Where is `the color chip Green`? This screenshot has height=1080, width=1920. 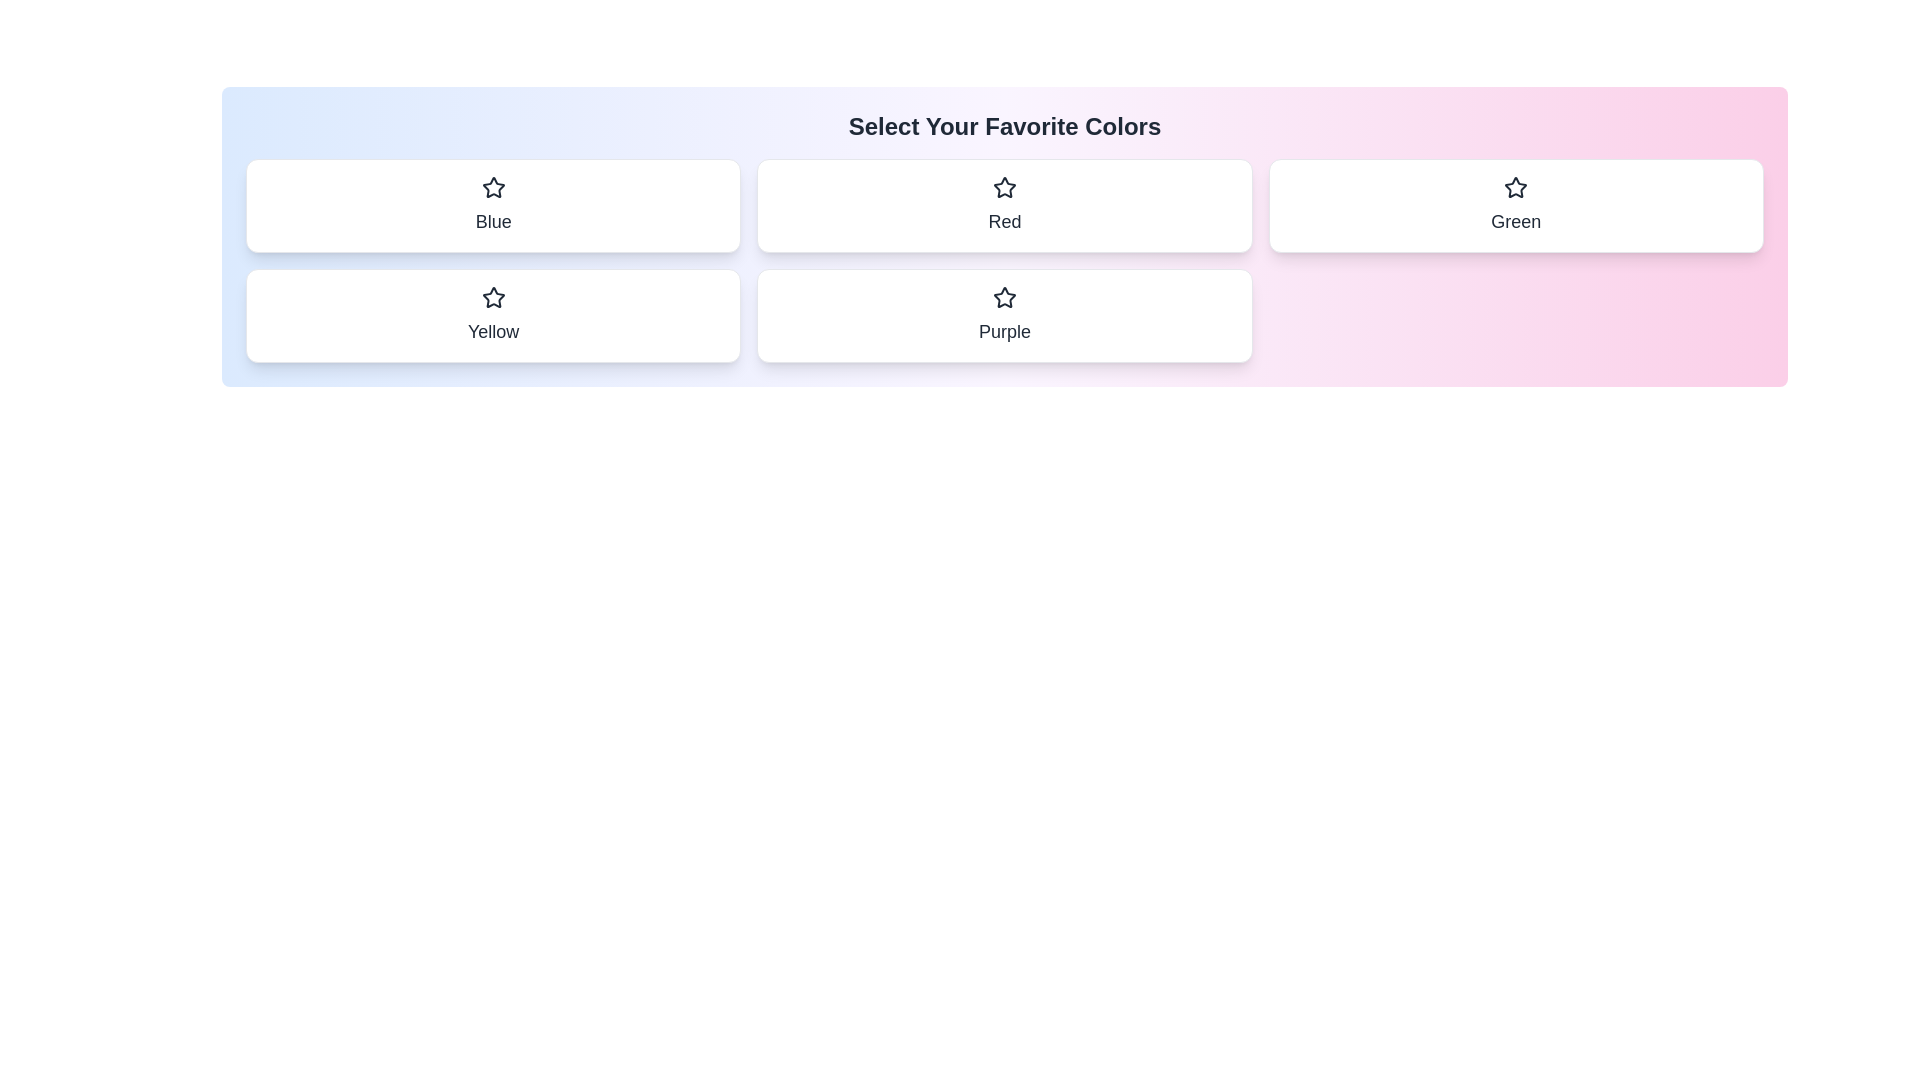 the color chip Green is located at coordinates (1516, 205).